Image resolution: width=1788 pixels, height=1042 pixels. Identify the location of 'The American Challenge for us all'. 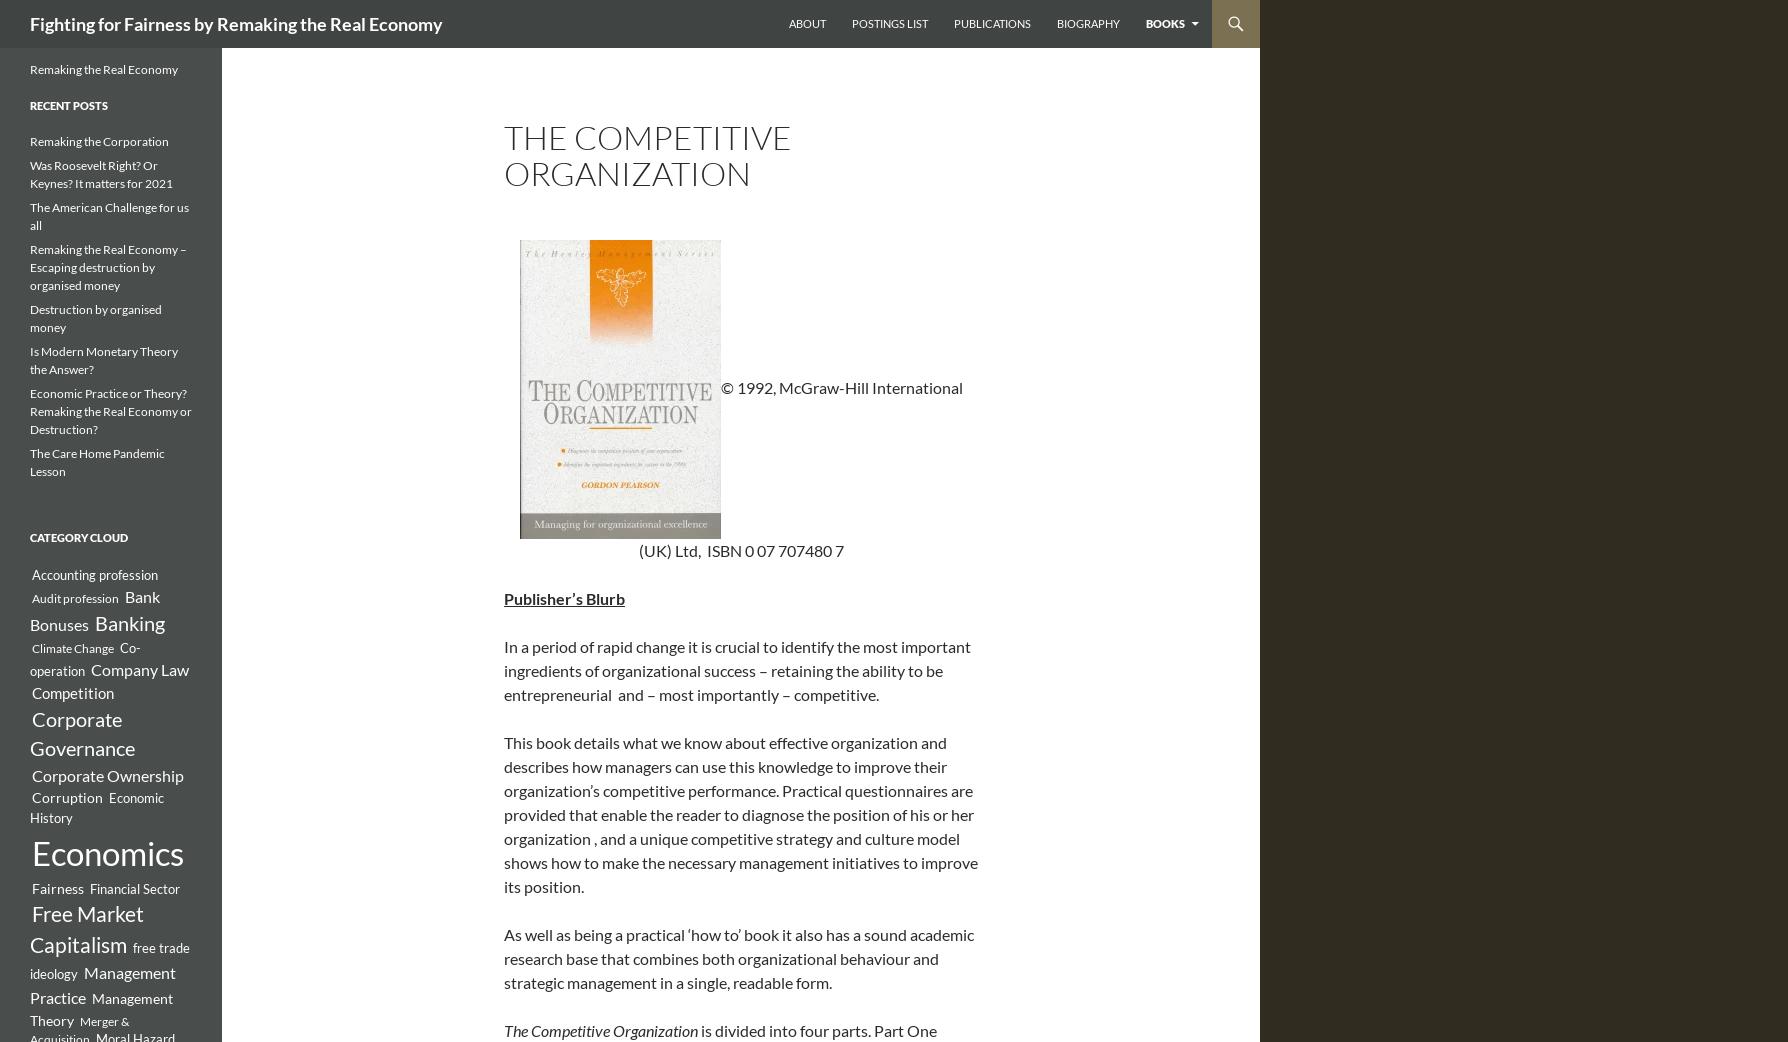
(109, 215).